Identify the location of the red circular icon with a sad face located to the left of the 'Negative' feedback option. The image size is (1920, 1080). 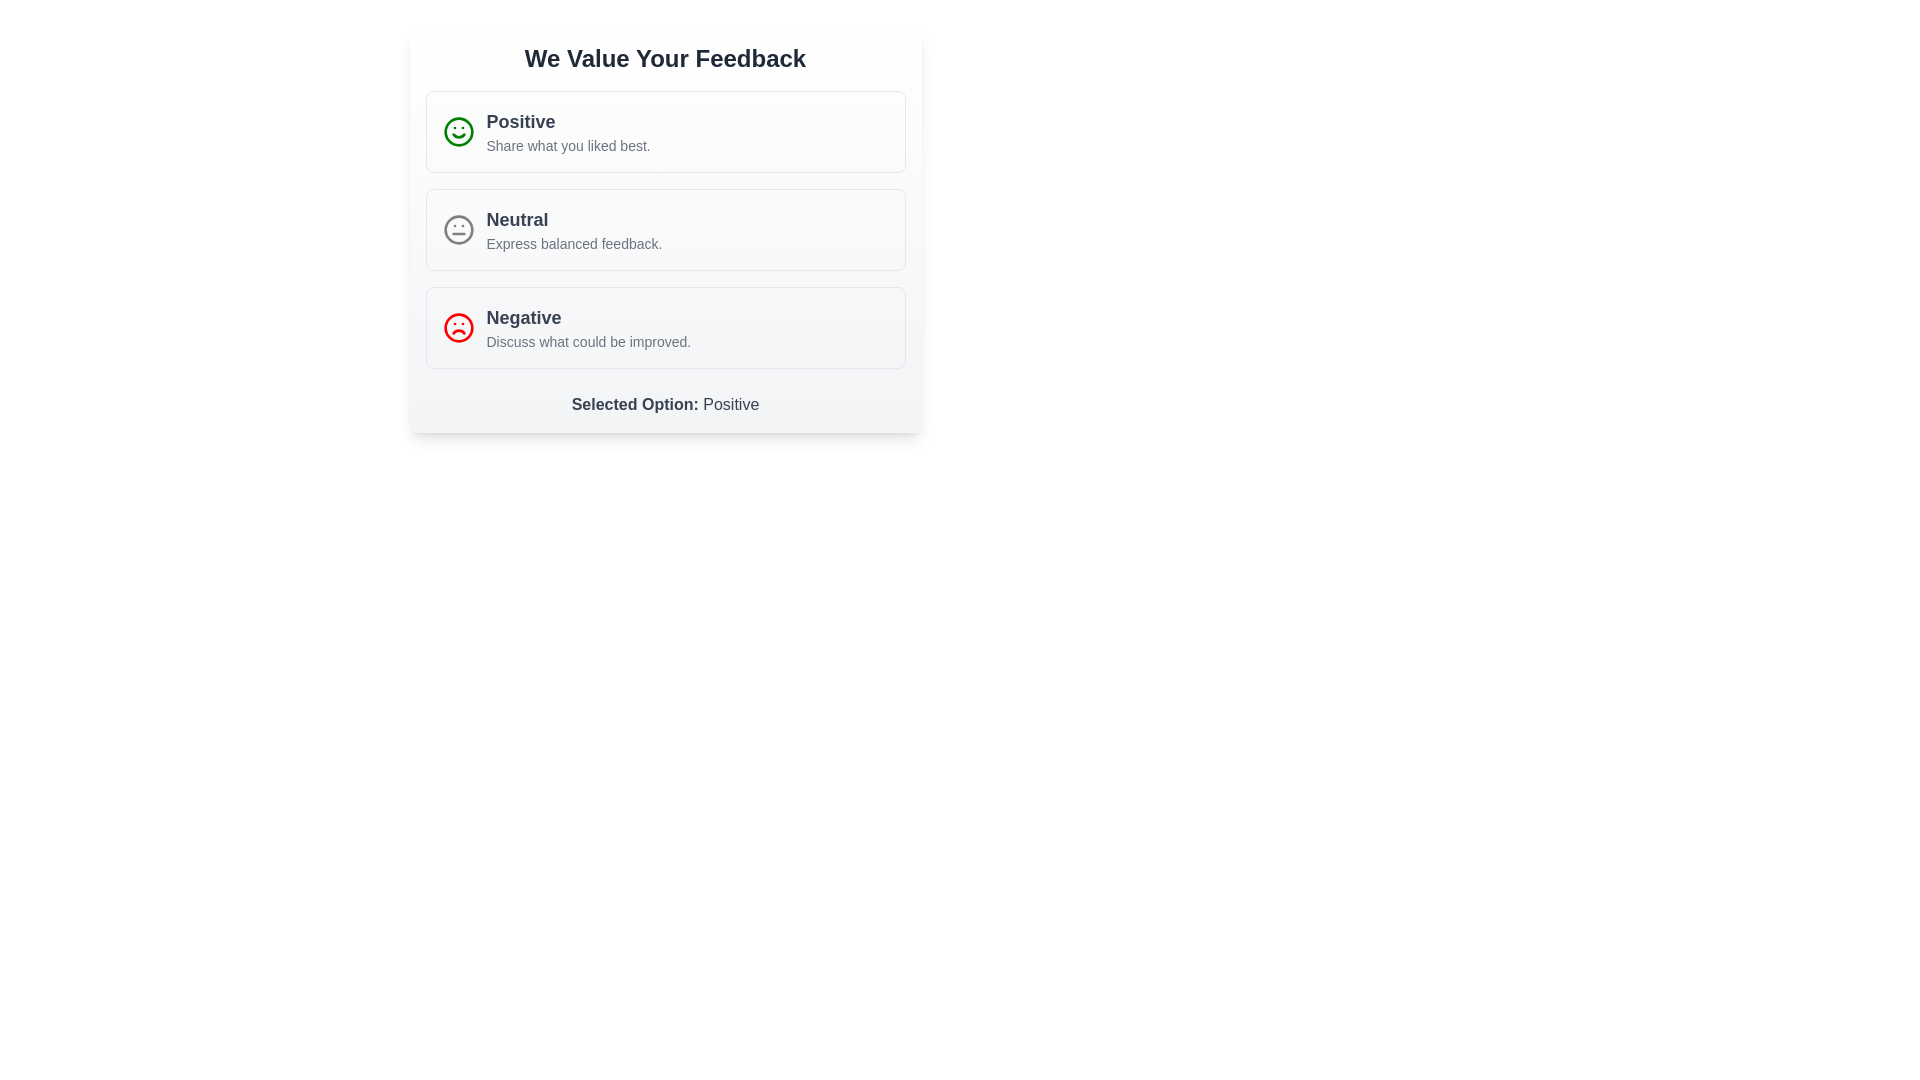
(457, 326).